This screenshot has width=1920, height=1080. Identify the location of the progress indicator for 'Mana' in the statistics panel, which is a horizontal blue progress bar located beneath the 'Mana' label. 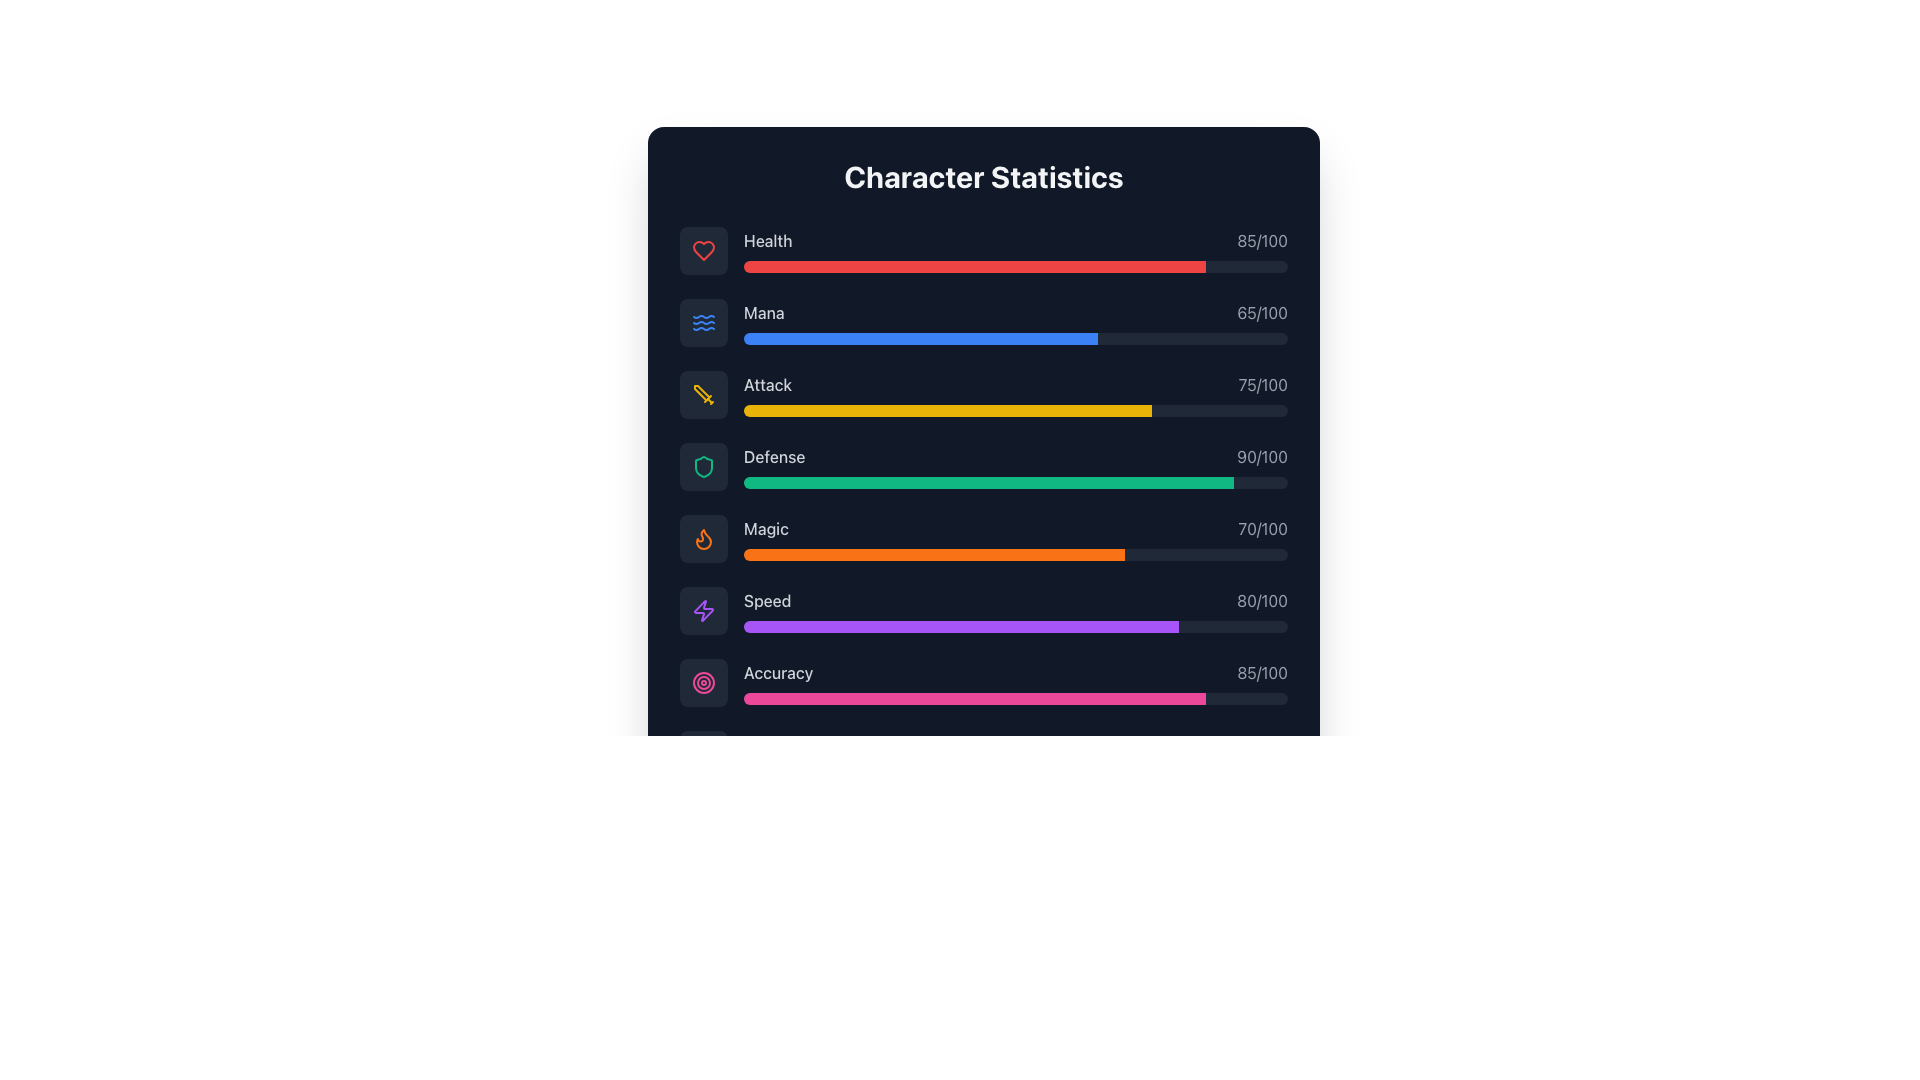
(919, 338).